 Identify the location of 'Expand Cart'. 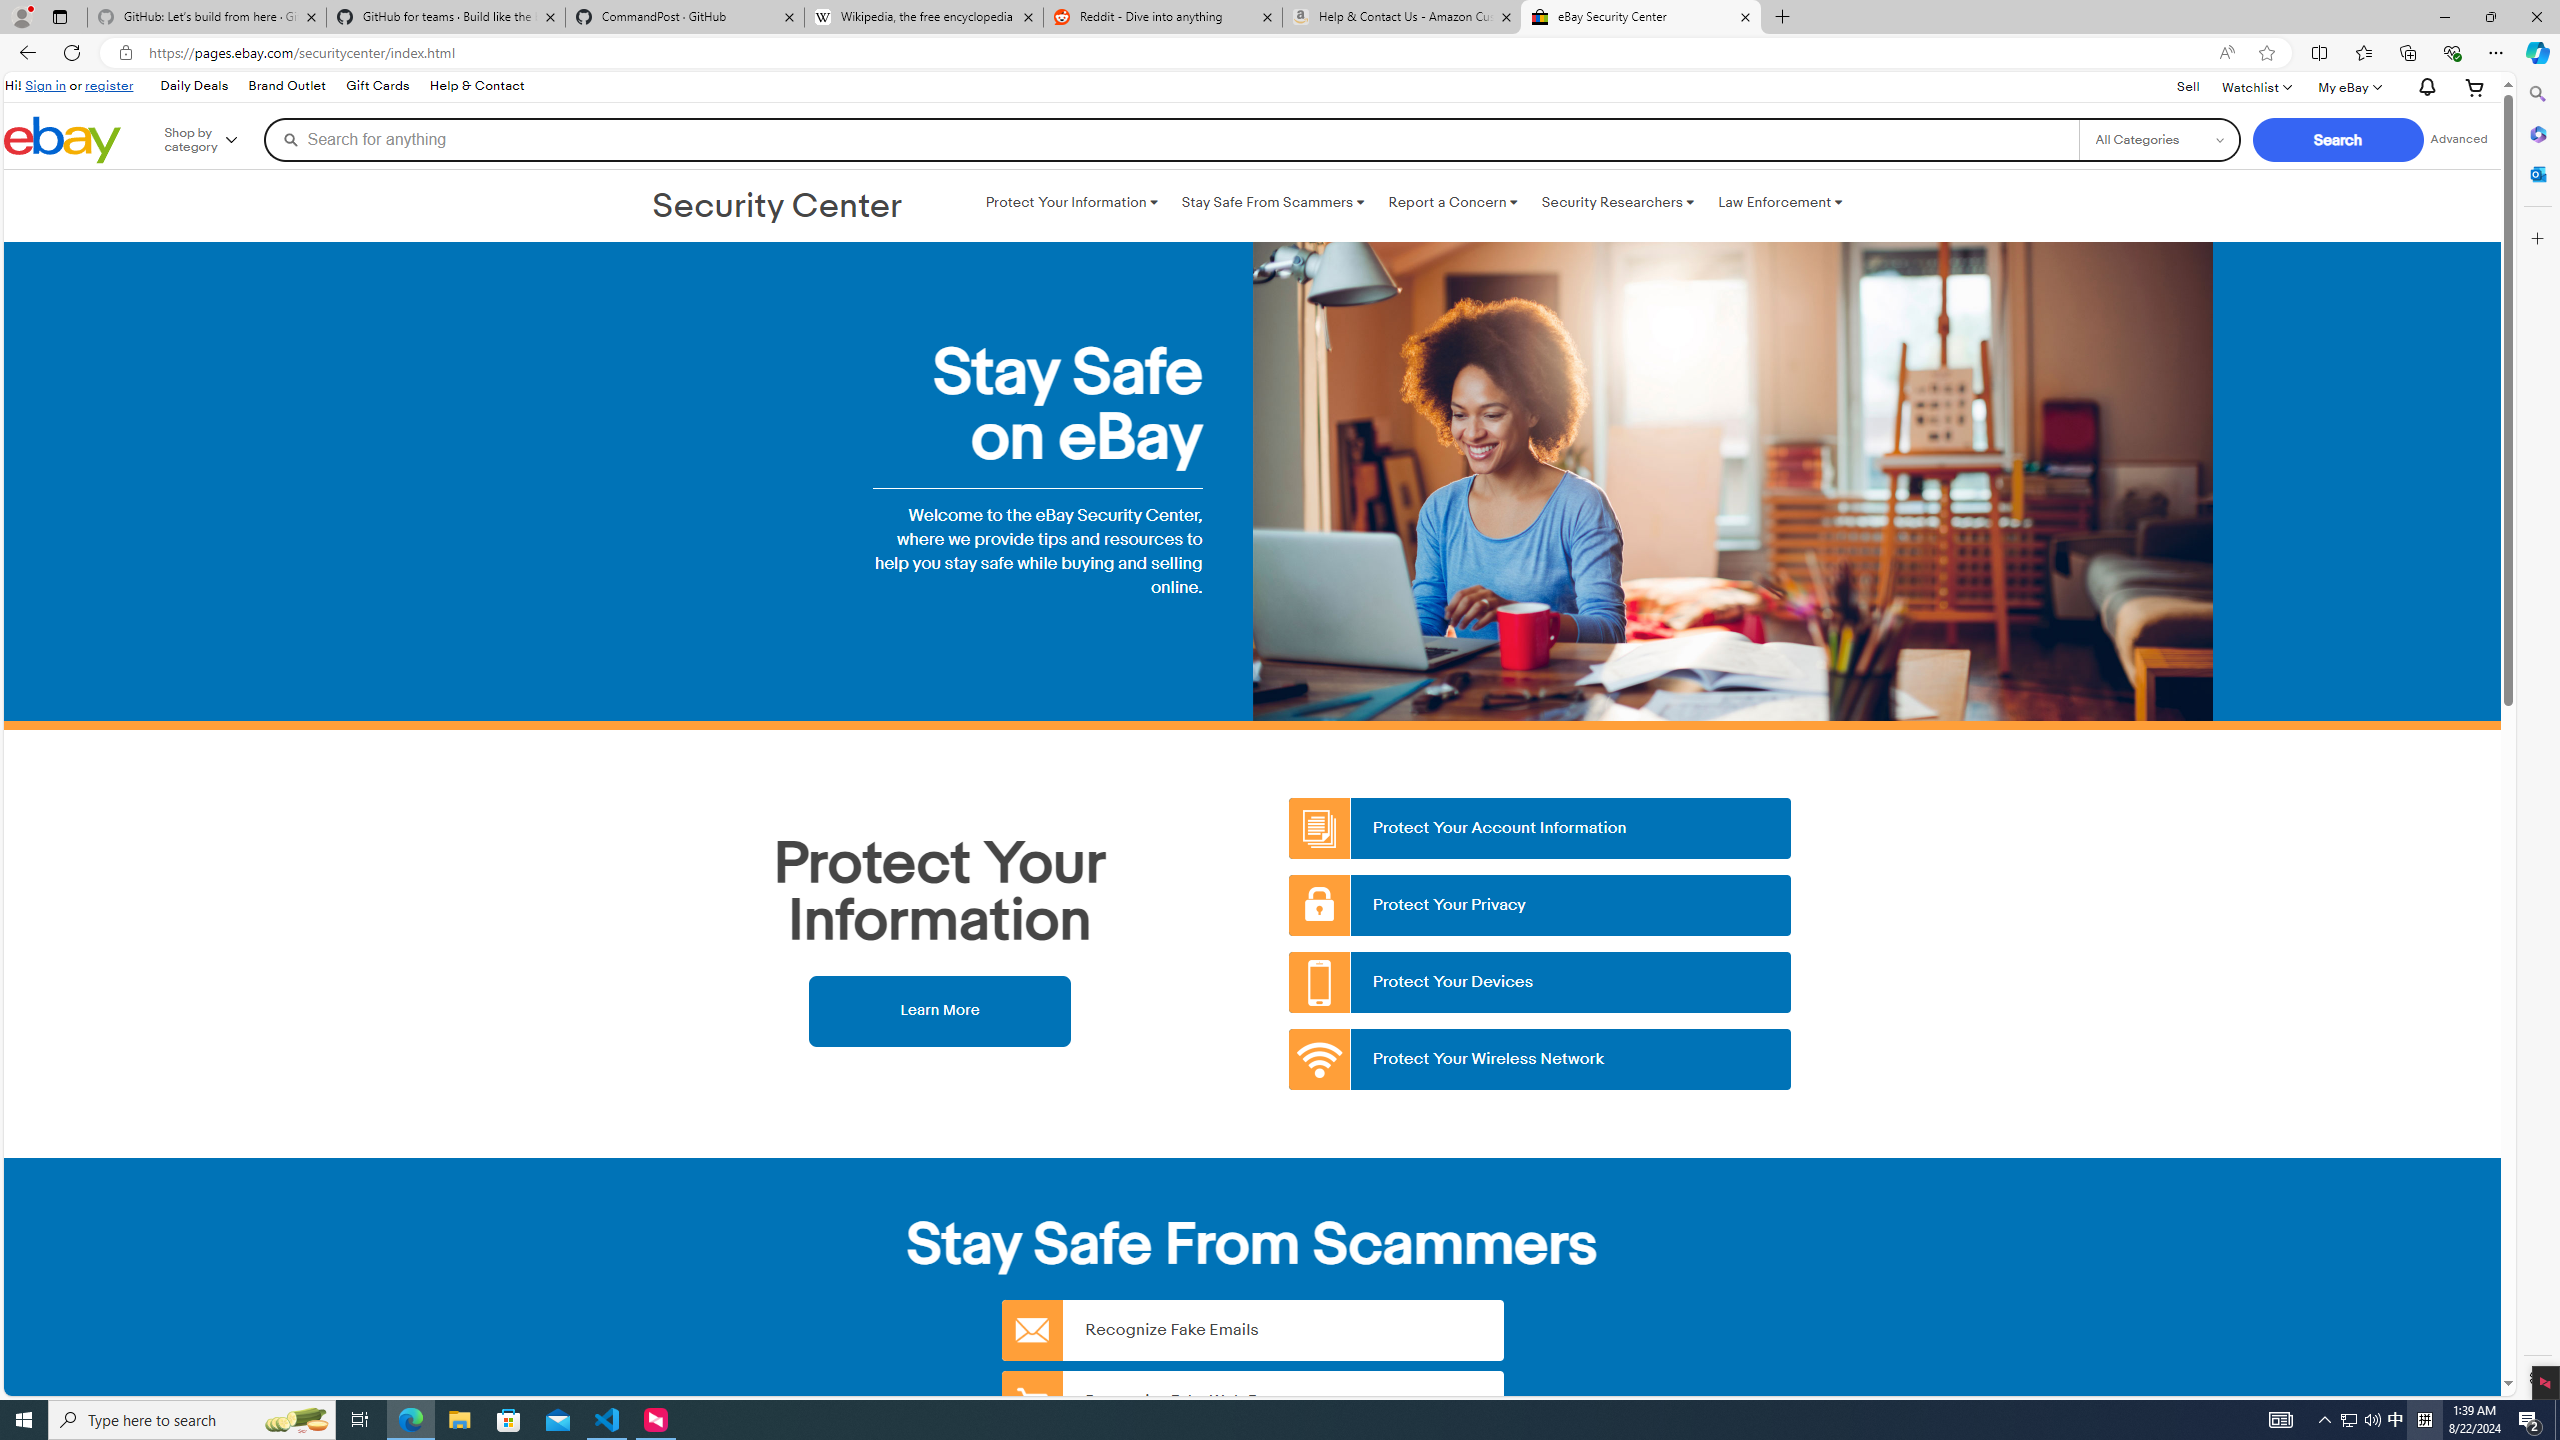
(2474, 87).